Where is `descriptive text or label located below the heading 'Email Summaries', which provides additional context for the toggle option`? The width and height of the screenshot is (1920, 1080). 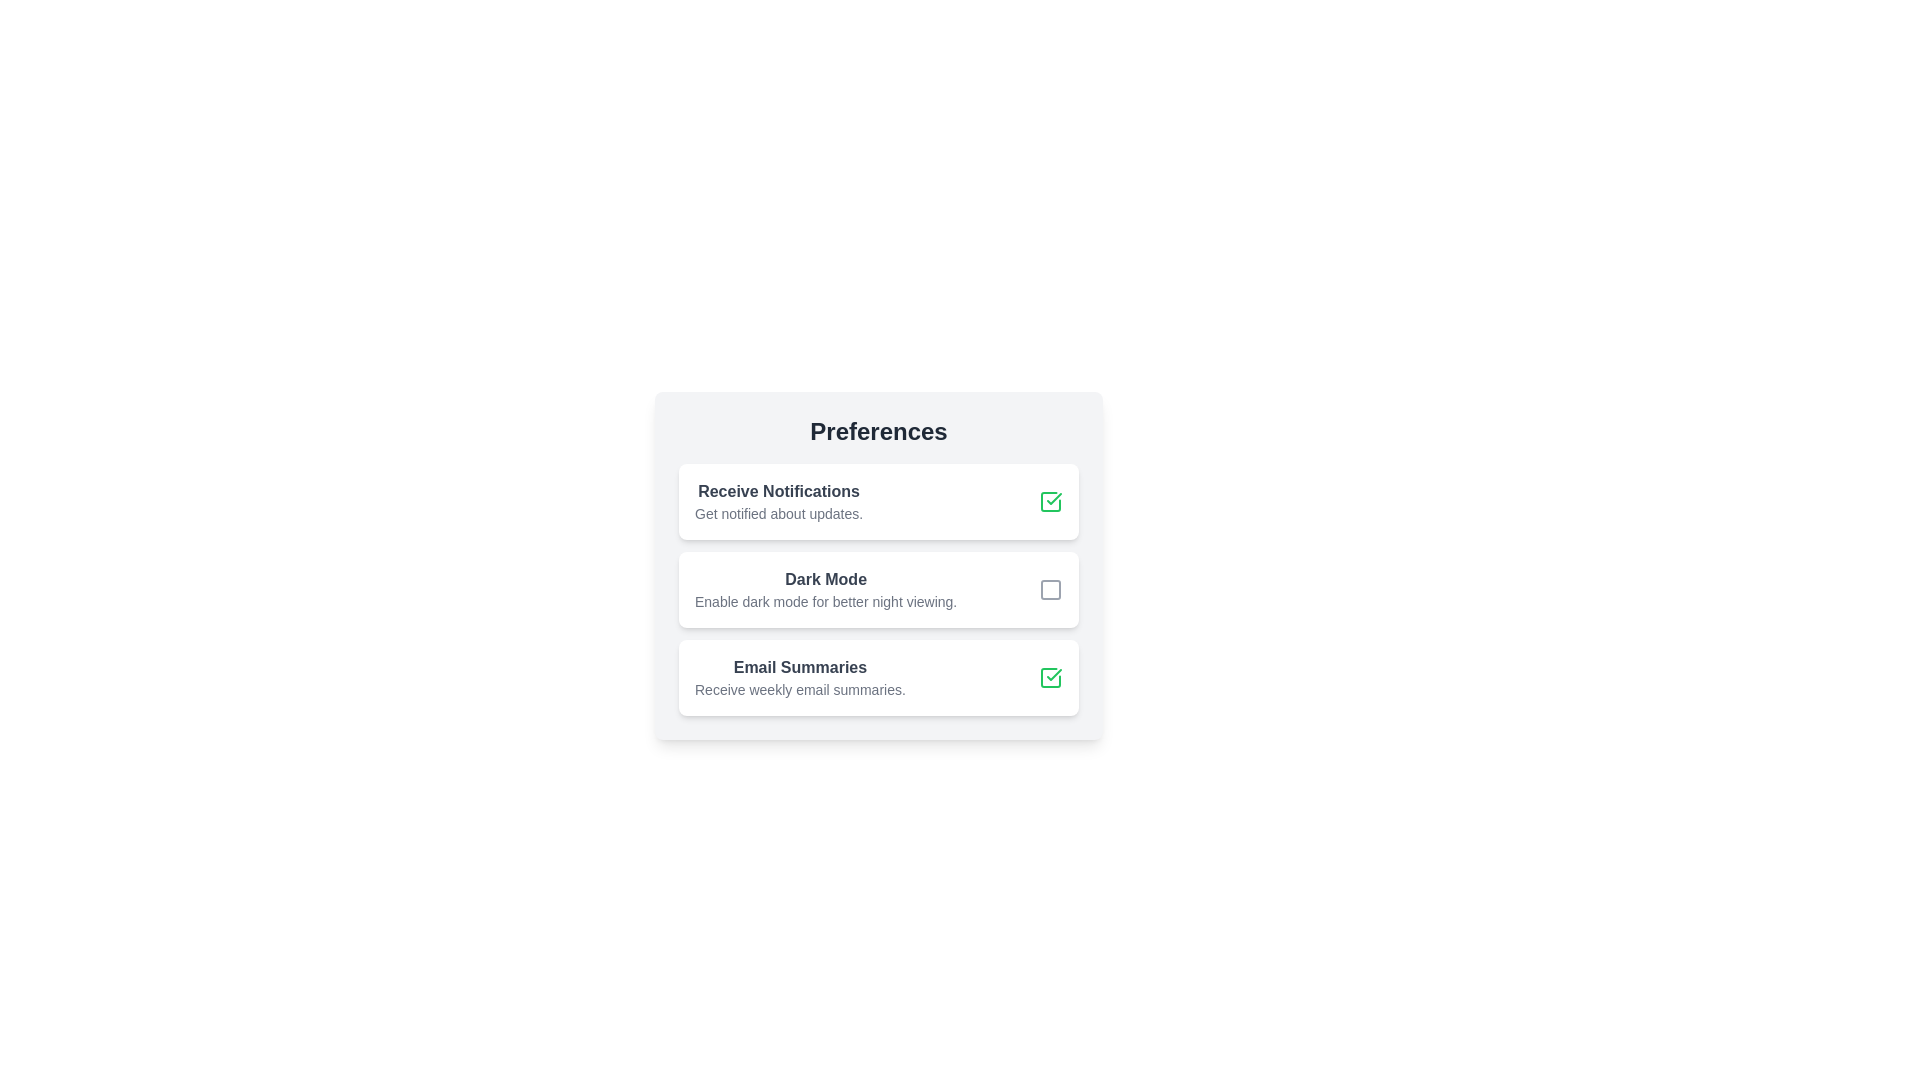 descriptive text or label located below the heading 'Email Summaries', which provides additional context for the toggle option is located at coordinates (800, 689).